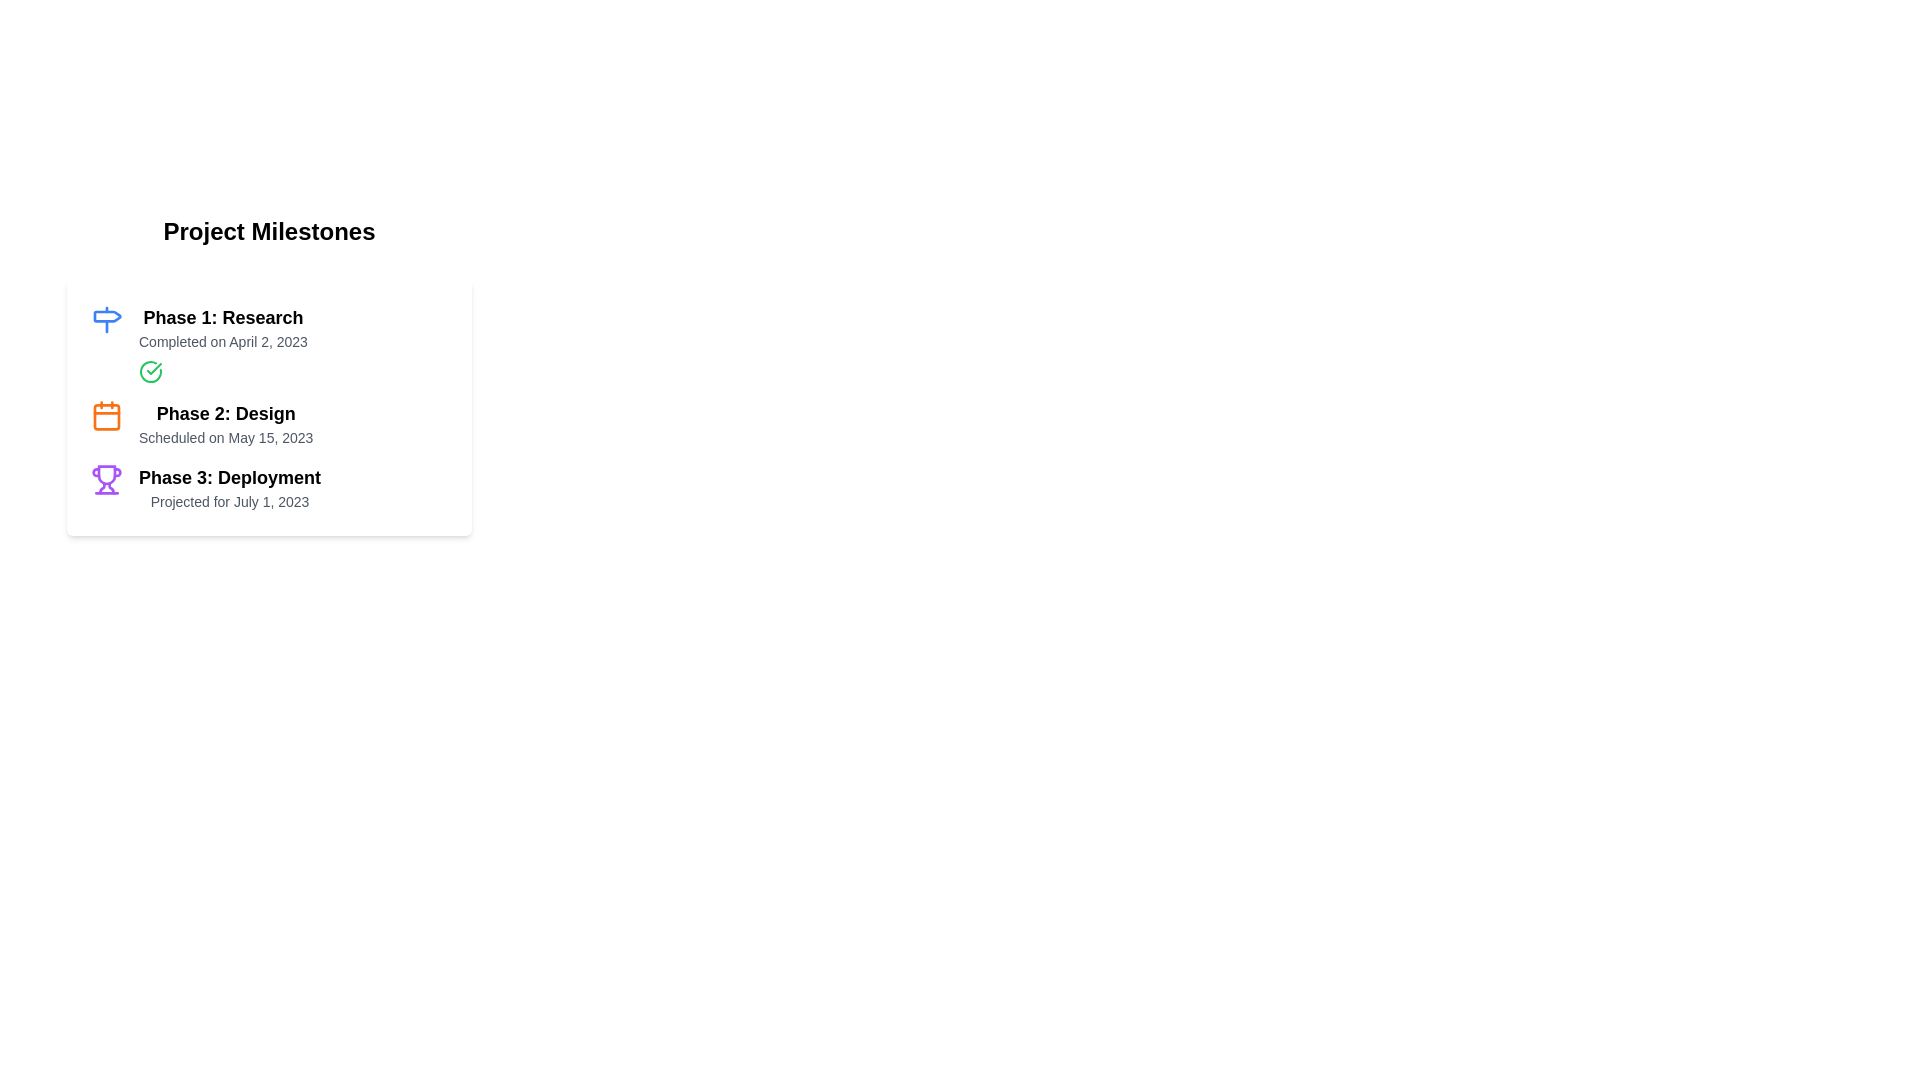 The width and height of the screenshot is (1920, 1080). I want to click on information block that indicates the completion status of the first phase of the project, located at the top of the 'Project Milestones' list, so click(223, 342).